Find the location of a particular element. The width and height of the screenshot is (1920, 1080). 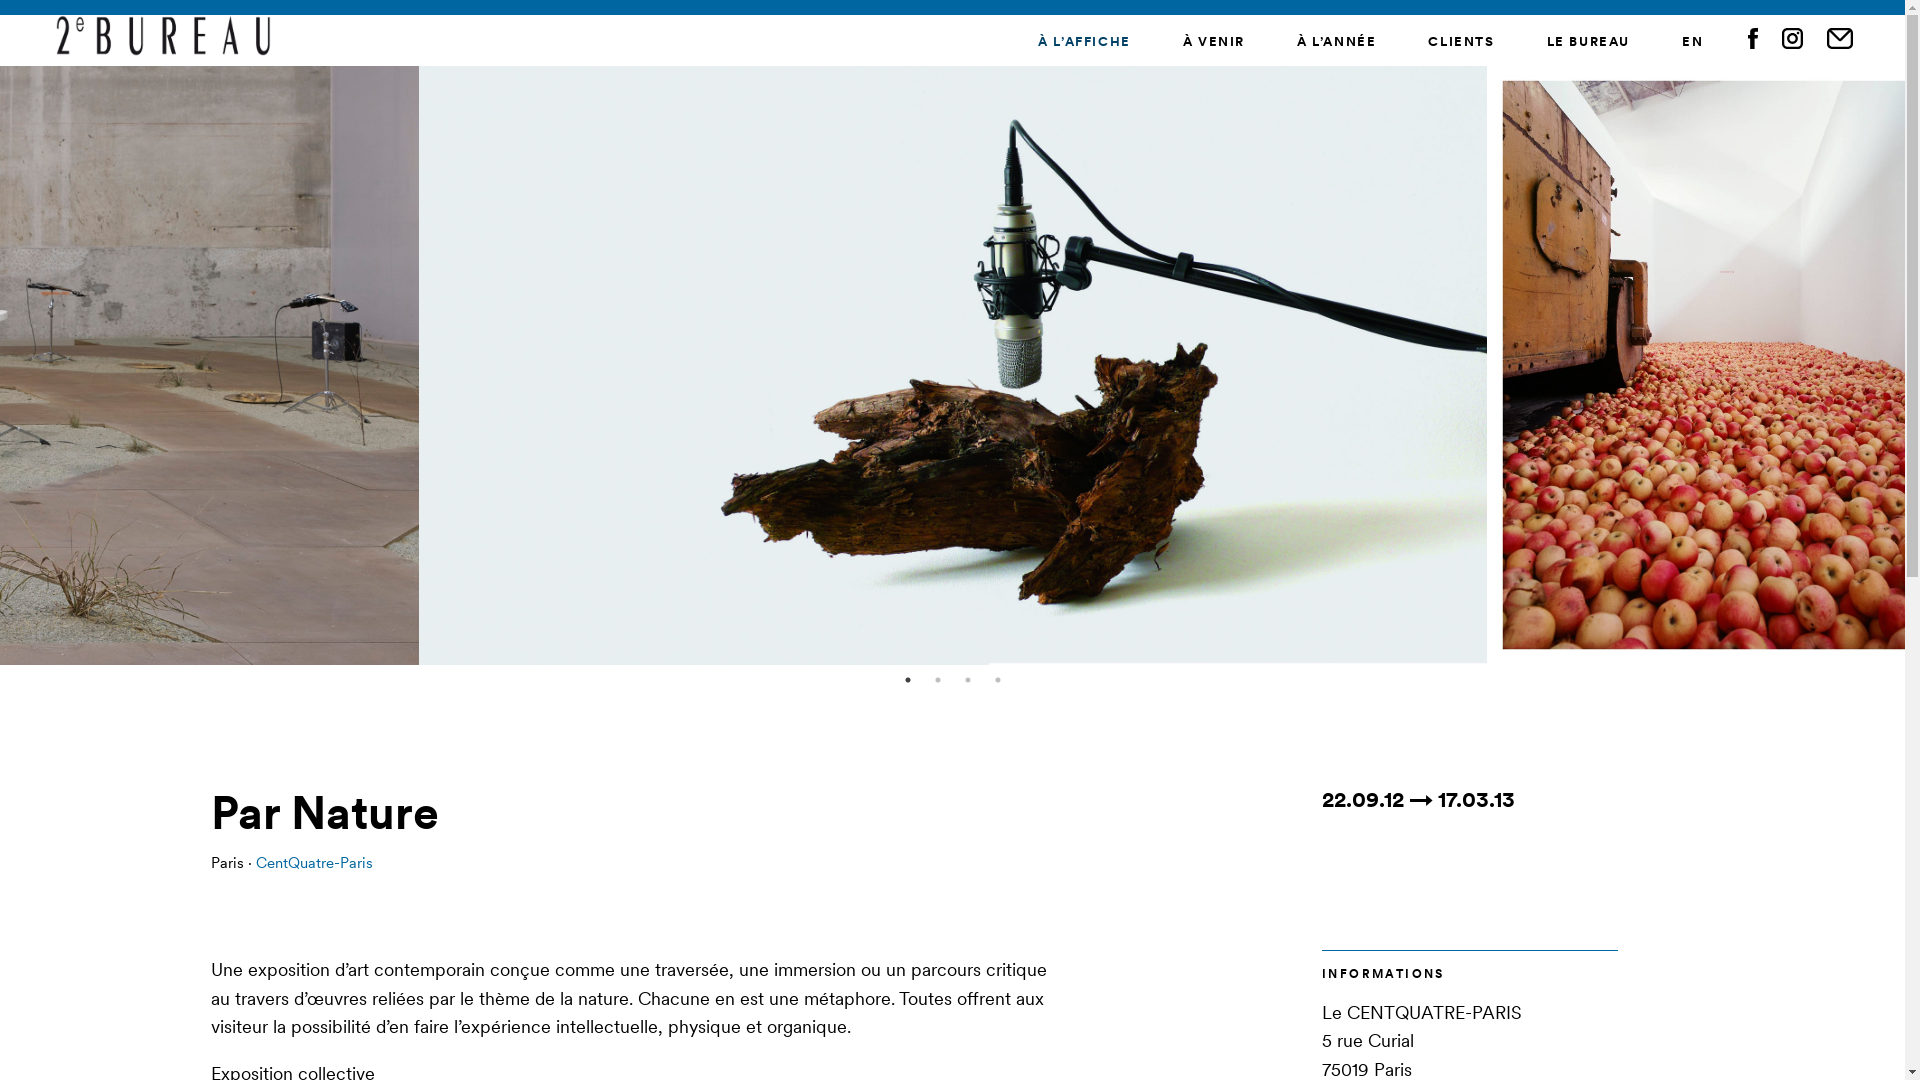

'4' is located at coordinates (998, 678).